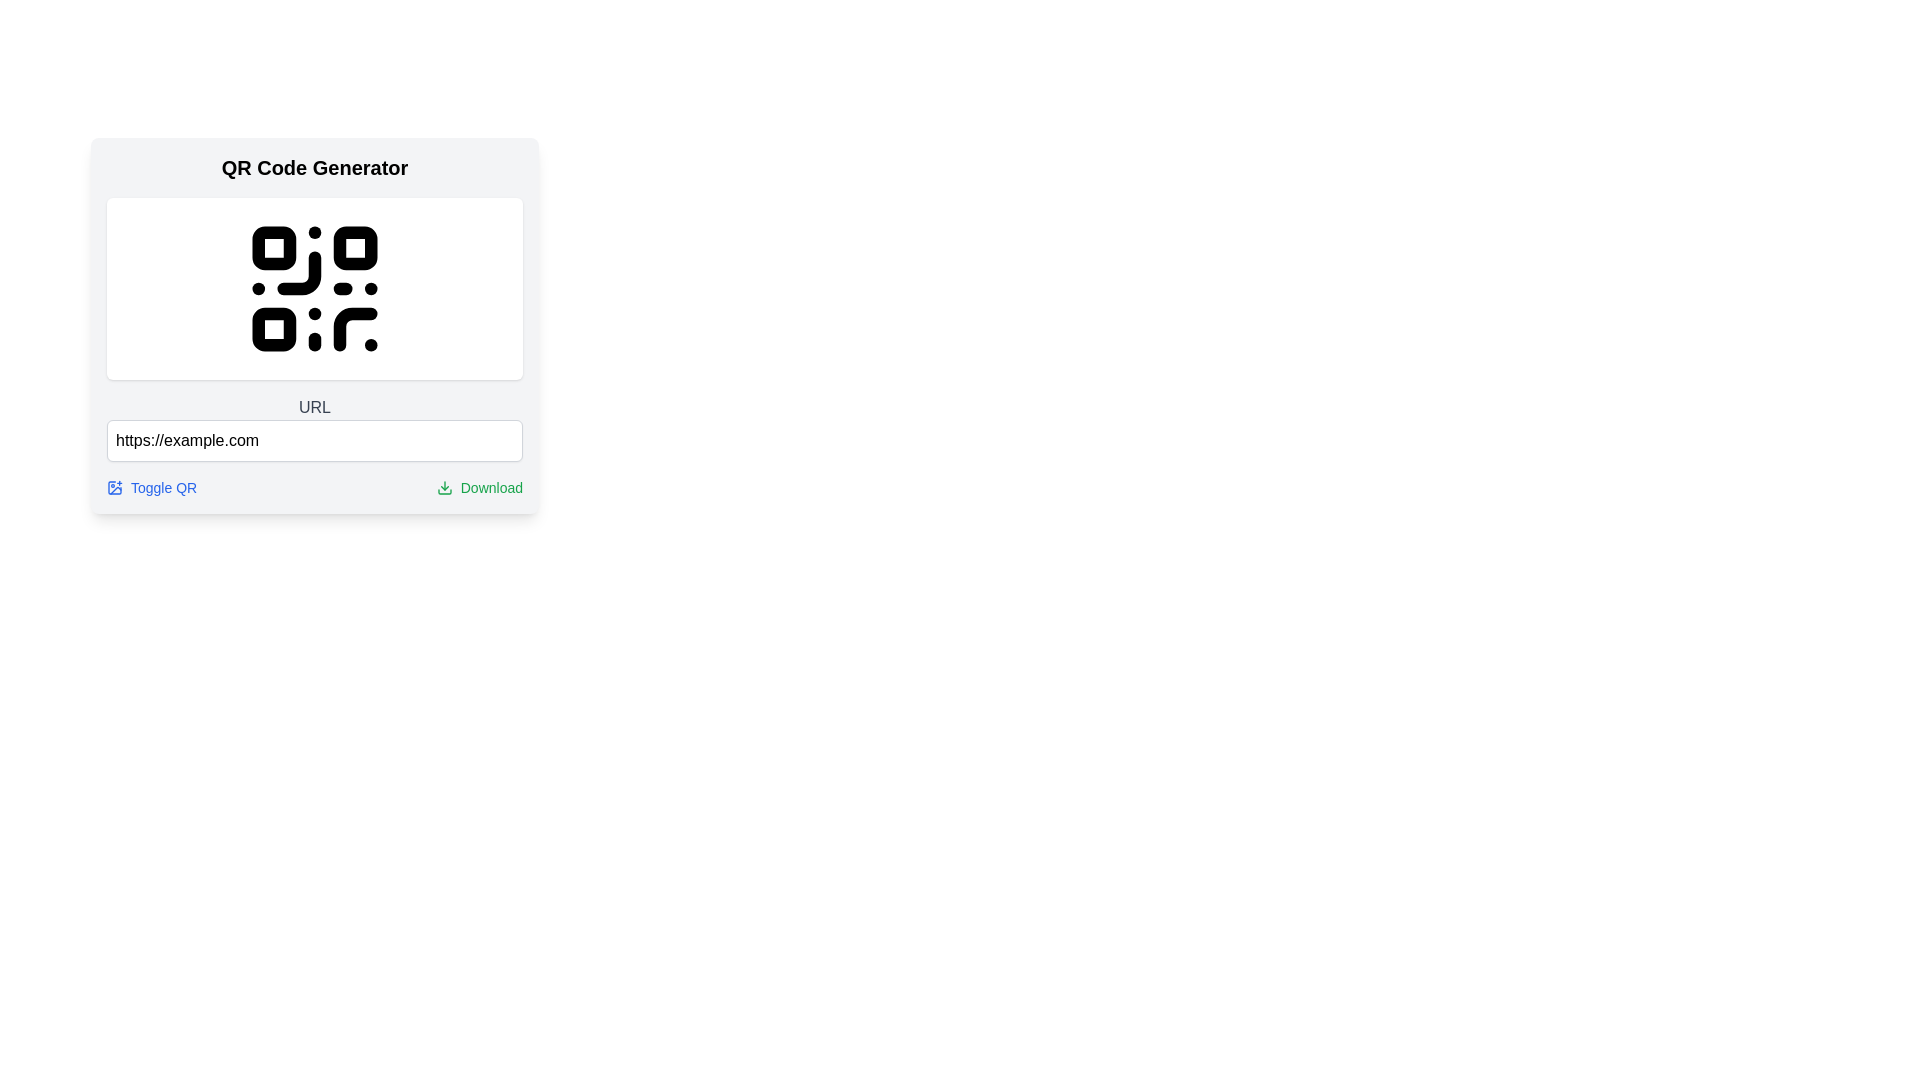  What do you see at coordinates (355, 247) in the screenshot?
I see `the second square block positioned in the upper right corner of the QR code grid, which is part of the QR Code Generator interface` at bounding box center [355, 247].